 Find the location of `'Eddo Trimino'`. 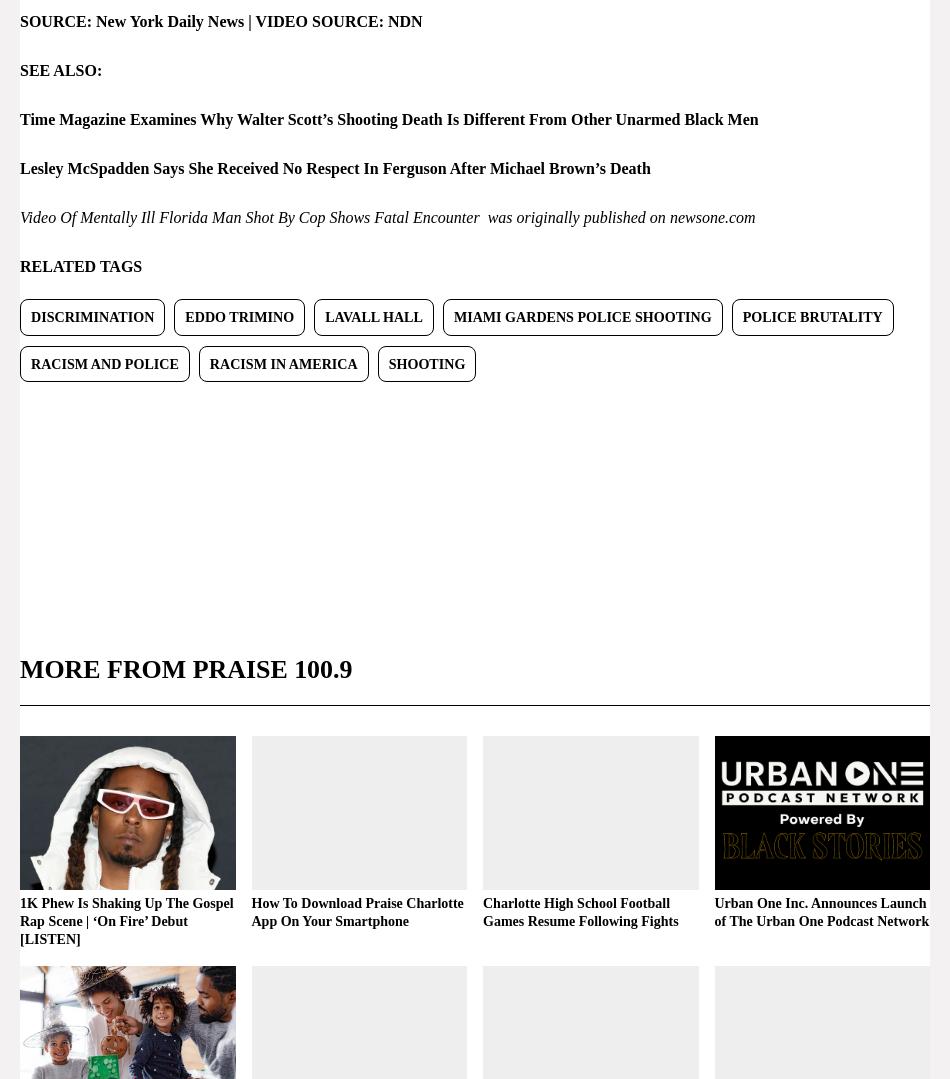

'Eddo Trimino' is located at coordinates (238, 315).